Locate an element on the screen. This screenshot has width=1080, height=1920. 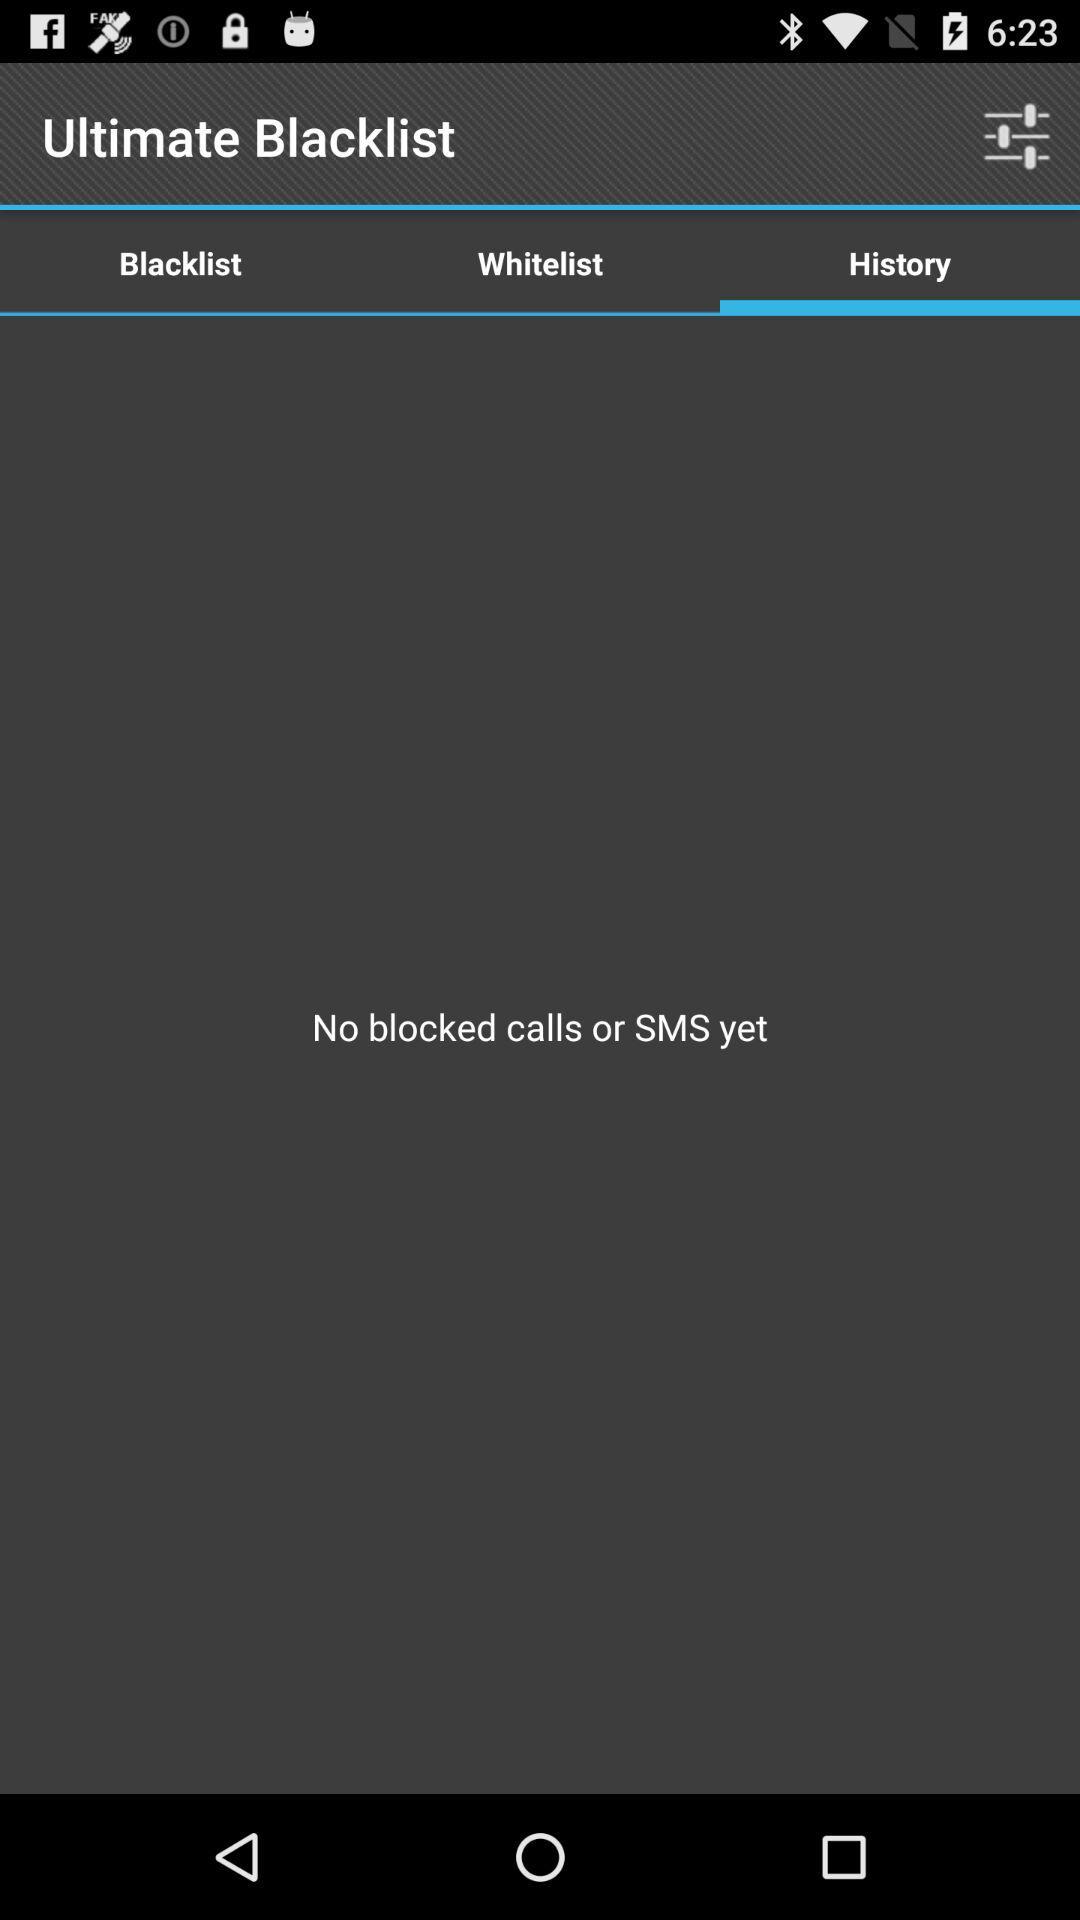
the history is located at coordinates (898, 261).